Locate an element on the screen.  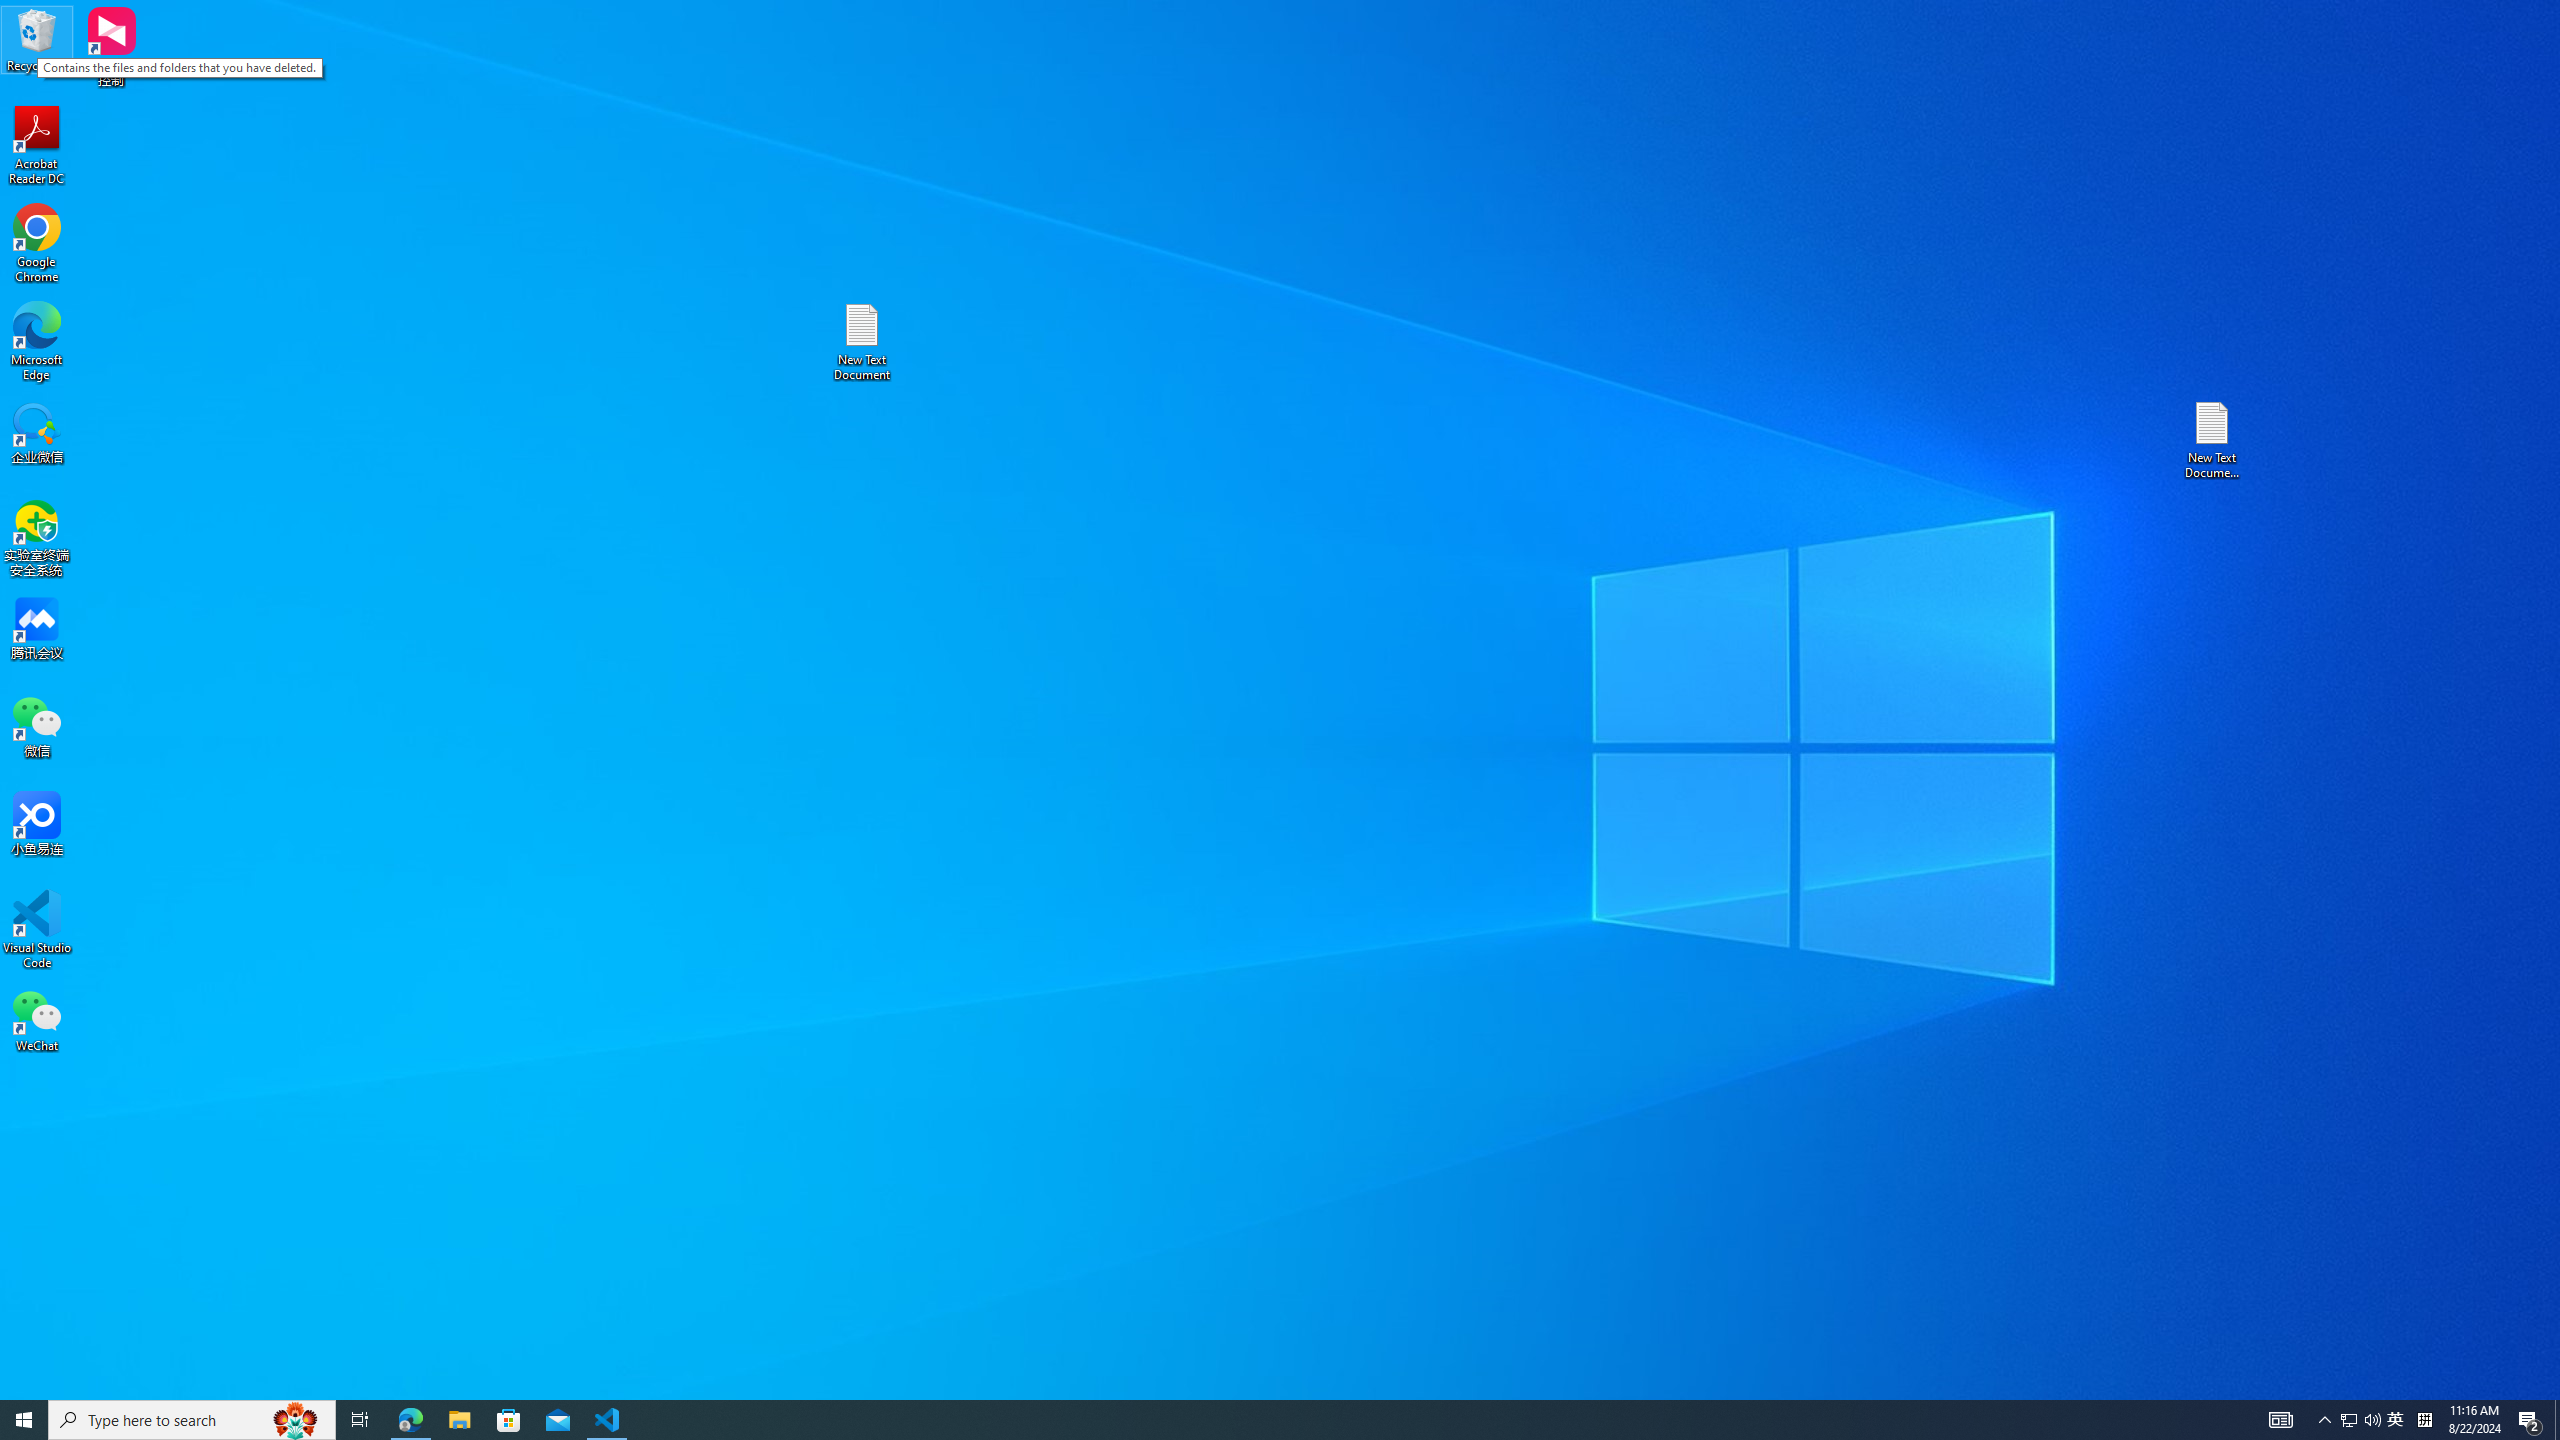
'Notification Chevron' is located at coordinates (2324, 1418).